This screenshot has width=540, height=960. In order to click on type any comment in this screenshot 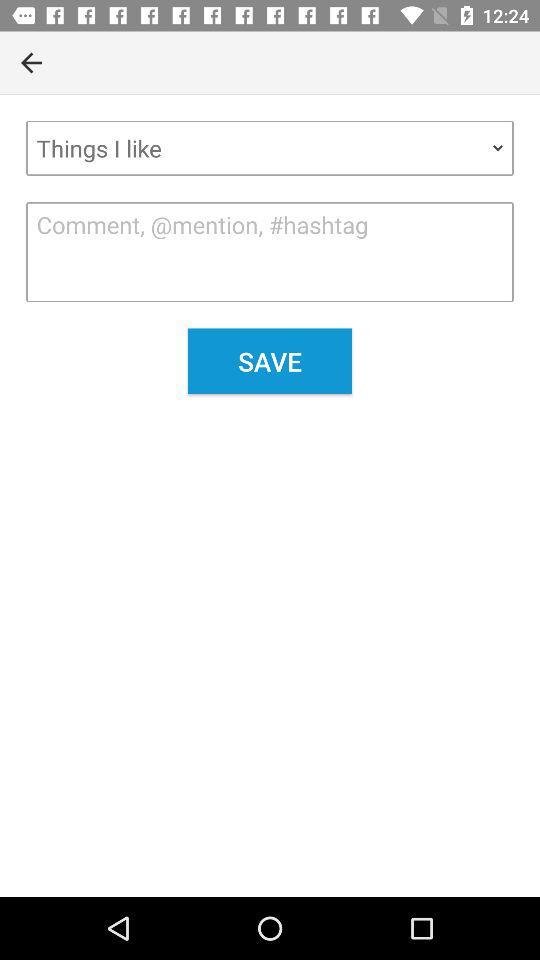, I will do `click(270, 251)`.